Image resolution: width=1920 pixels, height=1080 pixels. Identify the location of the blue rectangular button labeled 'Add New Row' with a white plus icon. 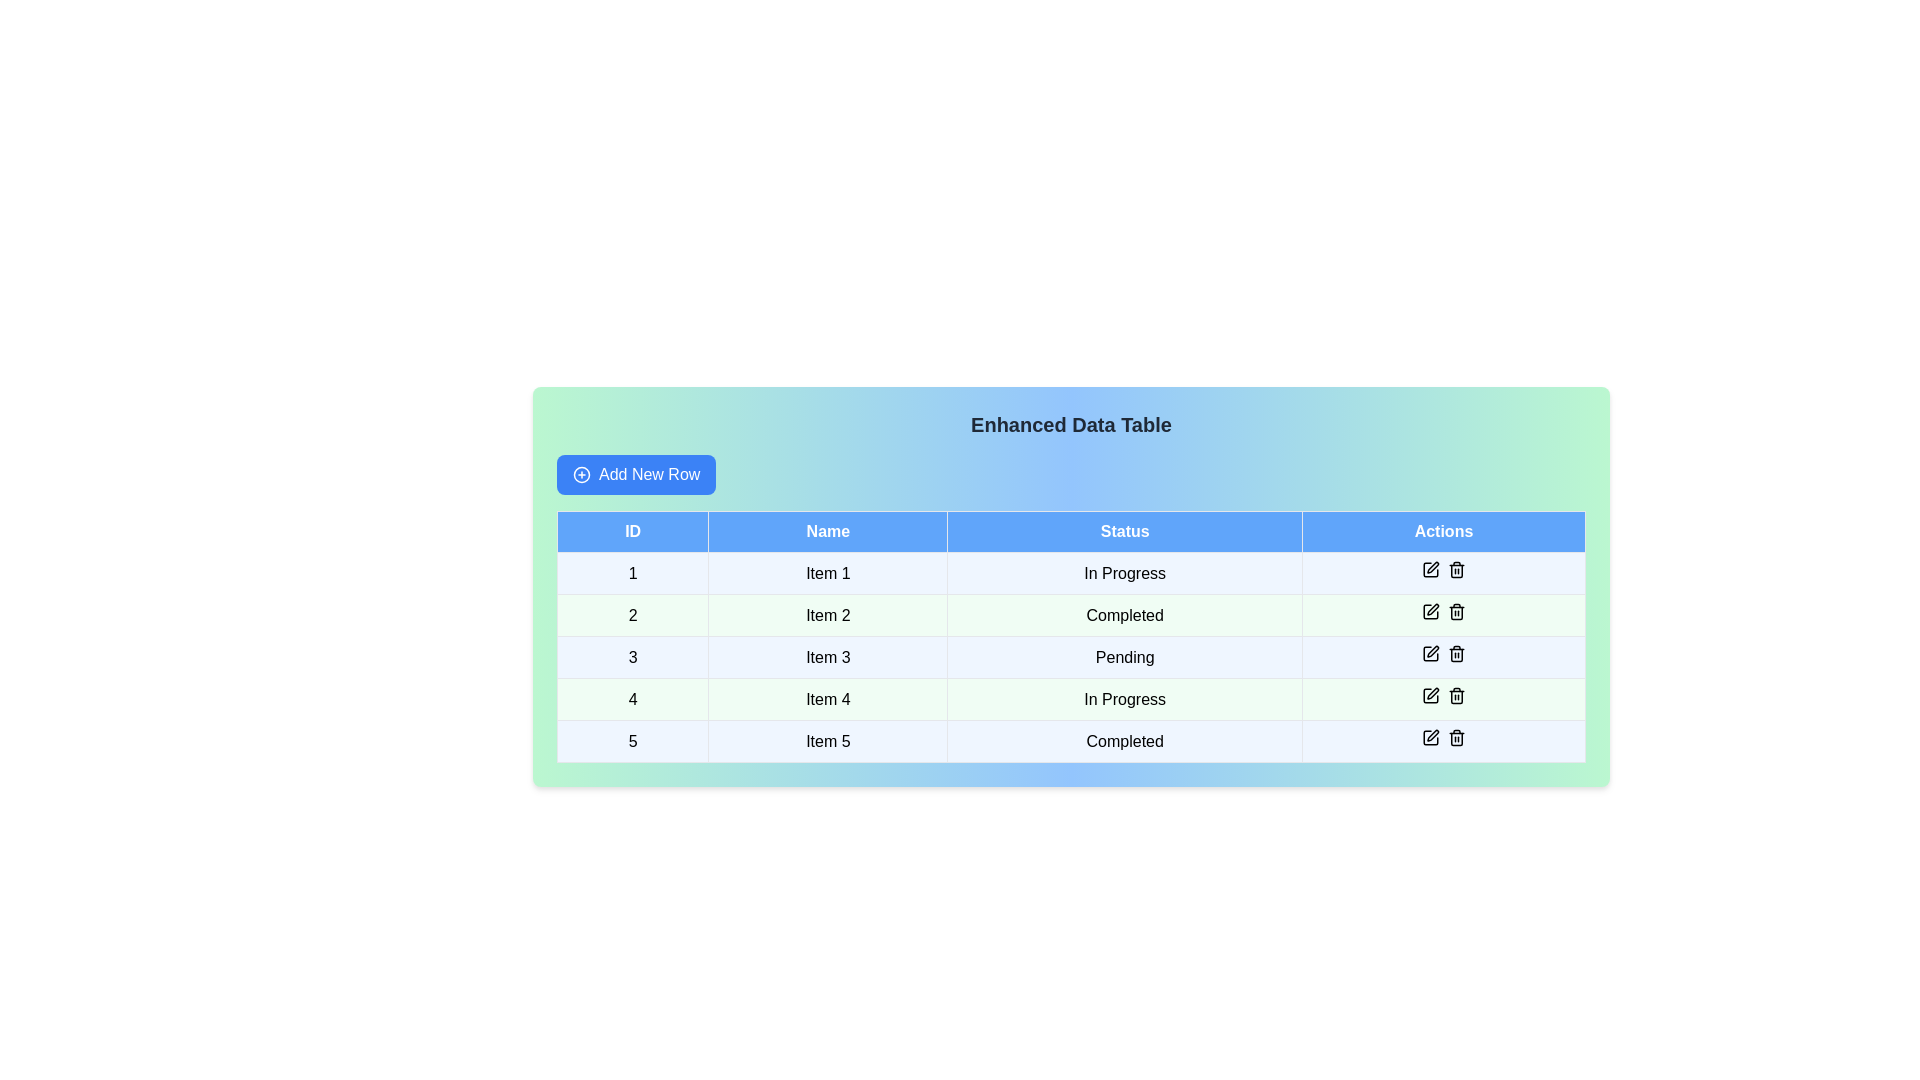
(635, 474).